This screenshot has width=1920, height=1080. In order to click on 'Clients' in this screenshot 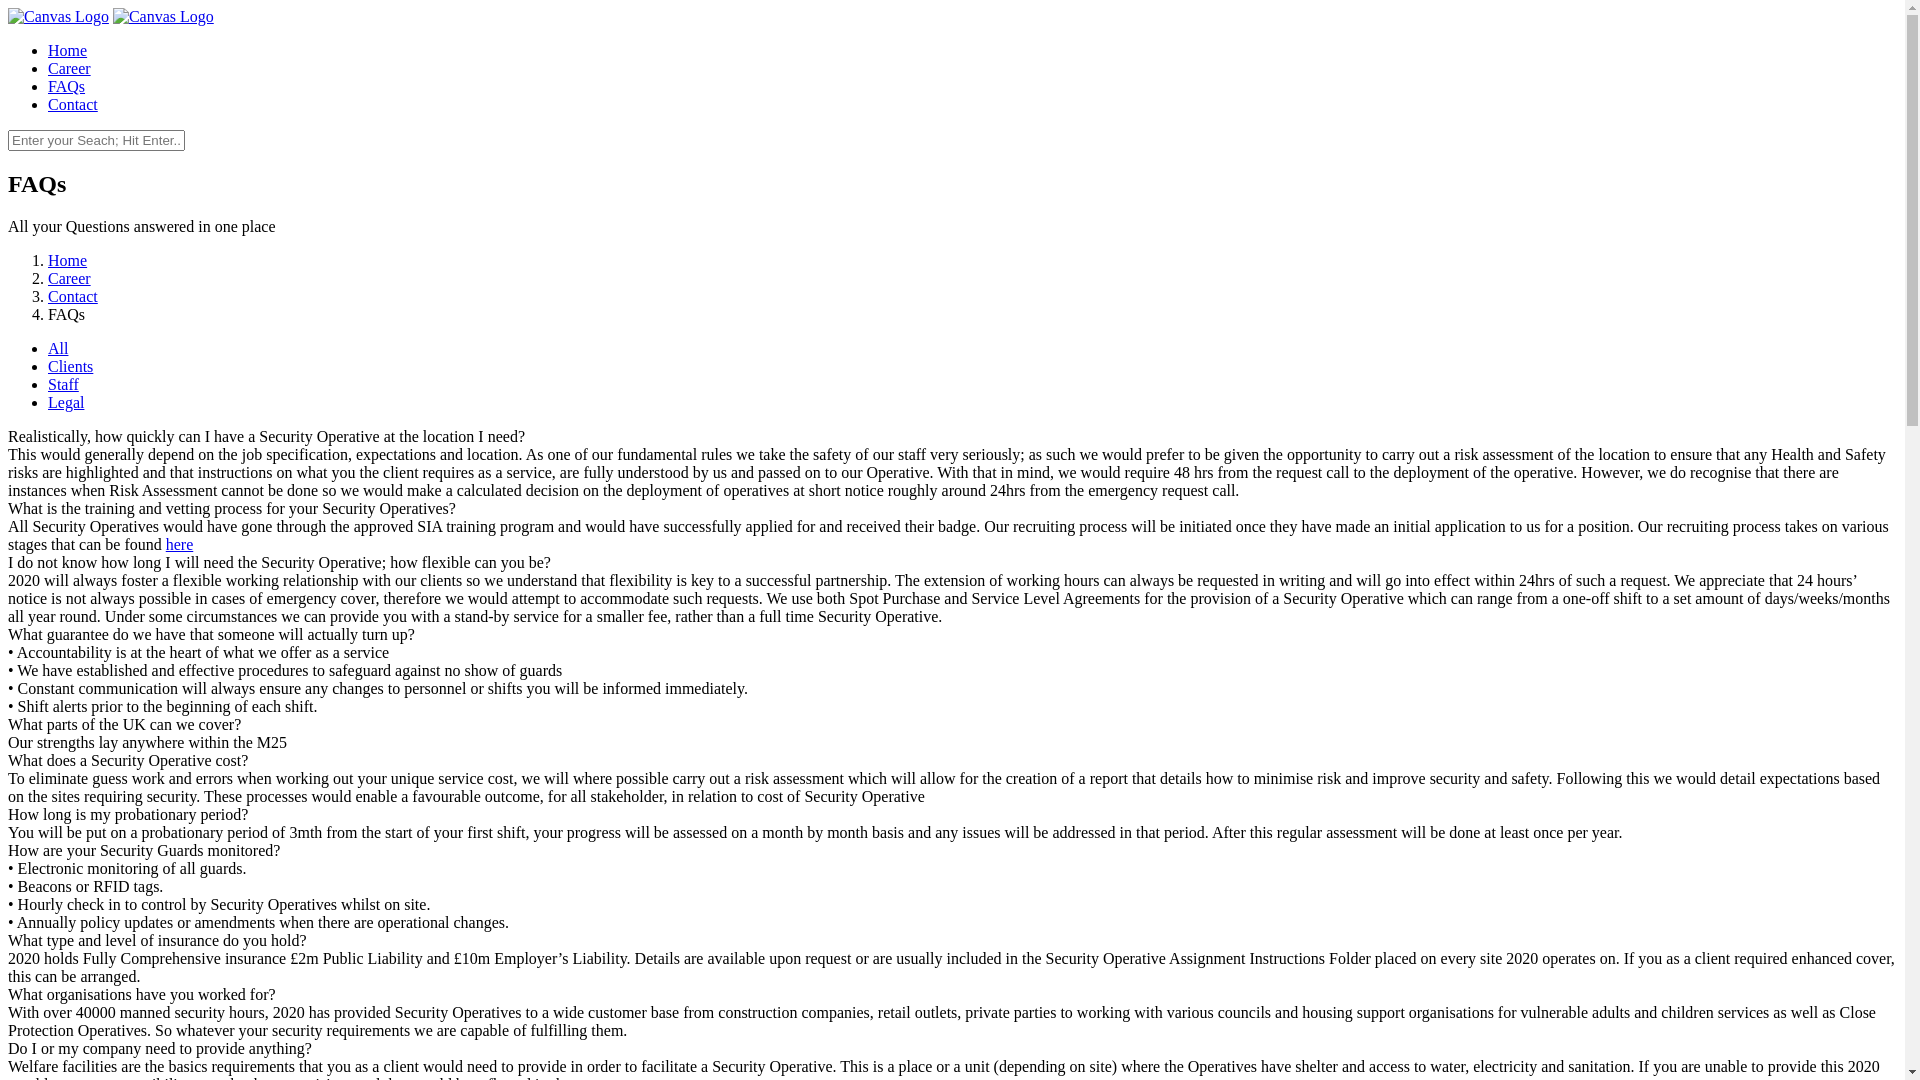, I will do `click(70, 366)`.